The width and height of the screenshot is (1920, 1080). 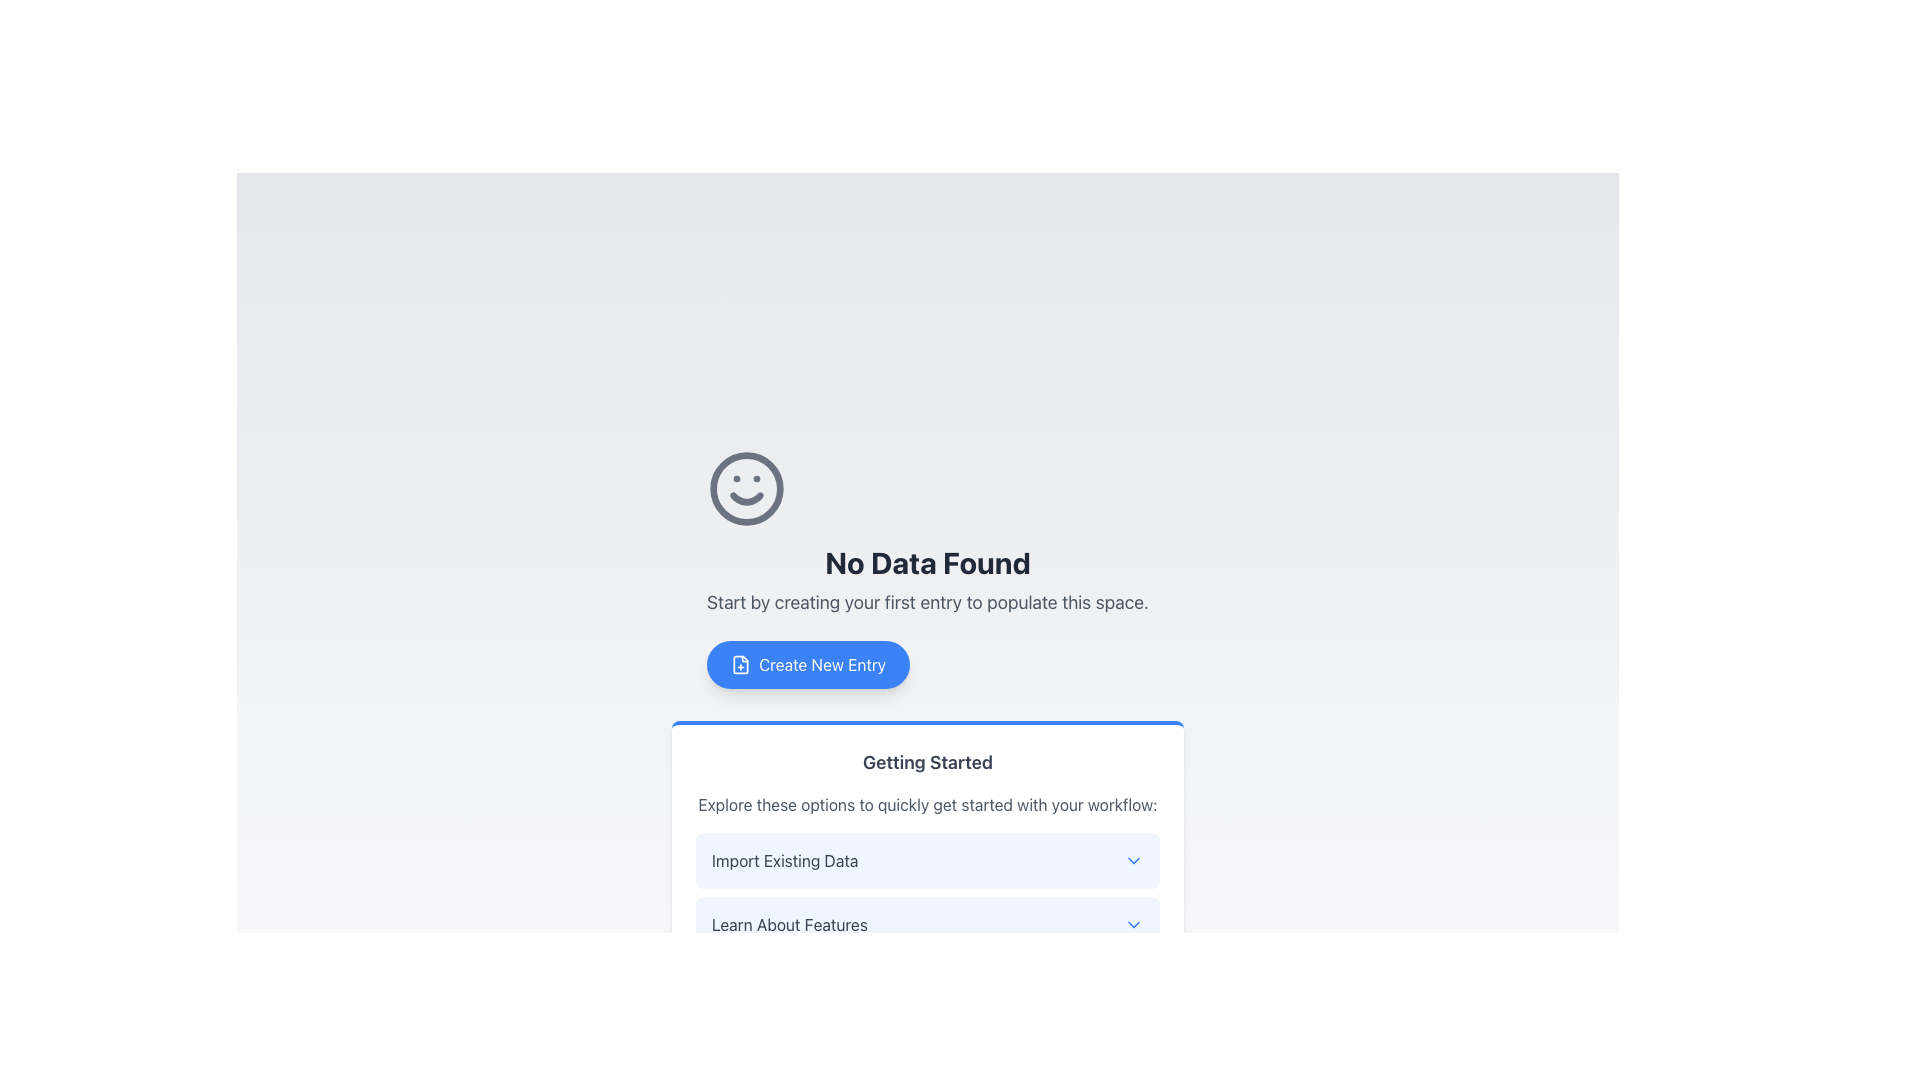 I want to click on the 'Create New Entry' button, which contains a minimalist document icon with a plus sign on the left side of the button text, to initiate the associated action, so click(x=740, y=664).